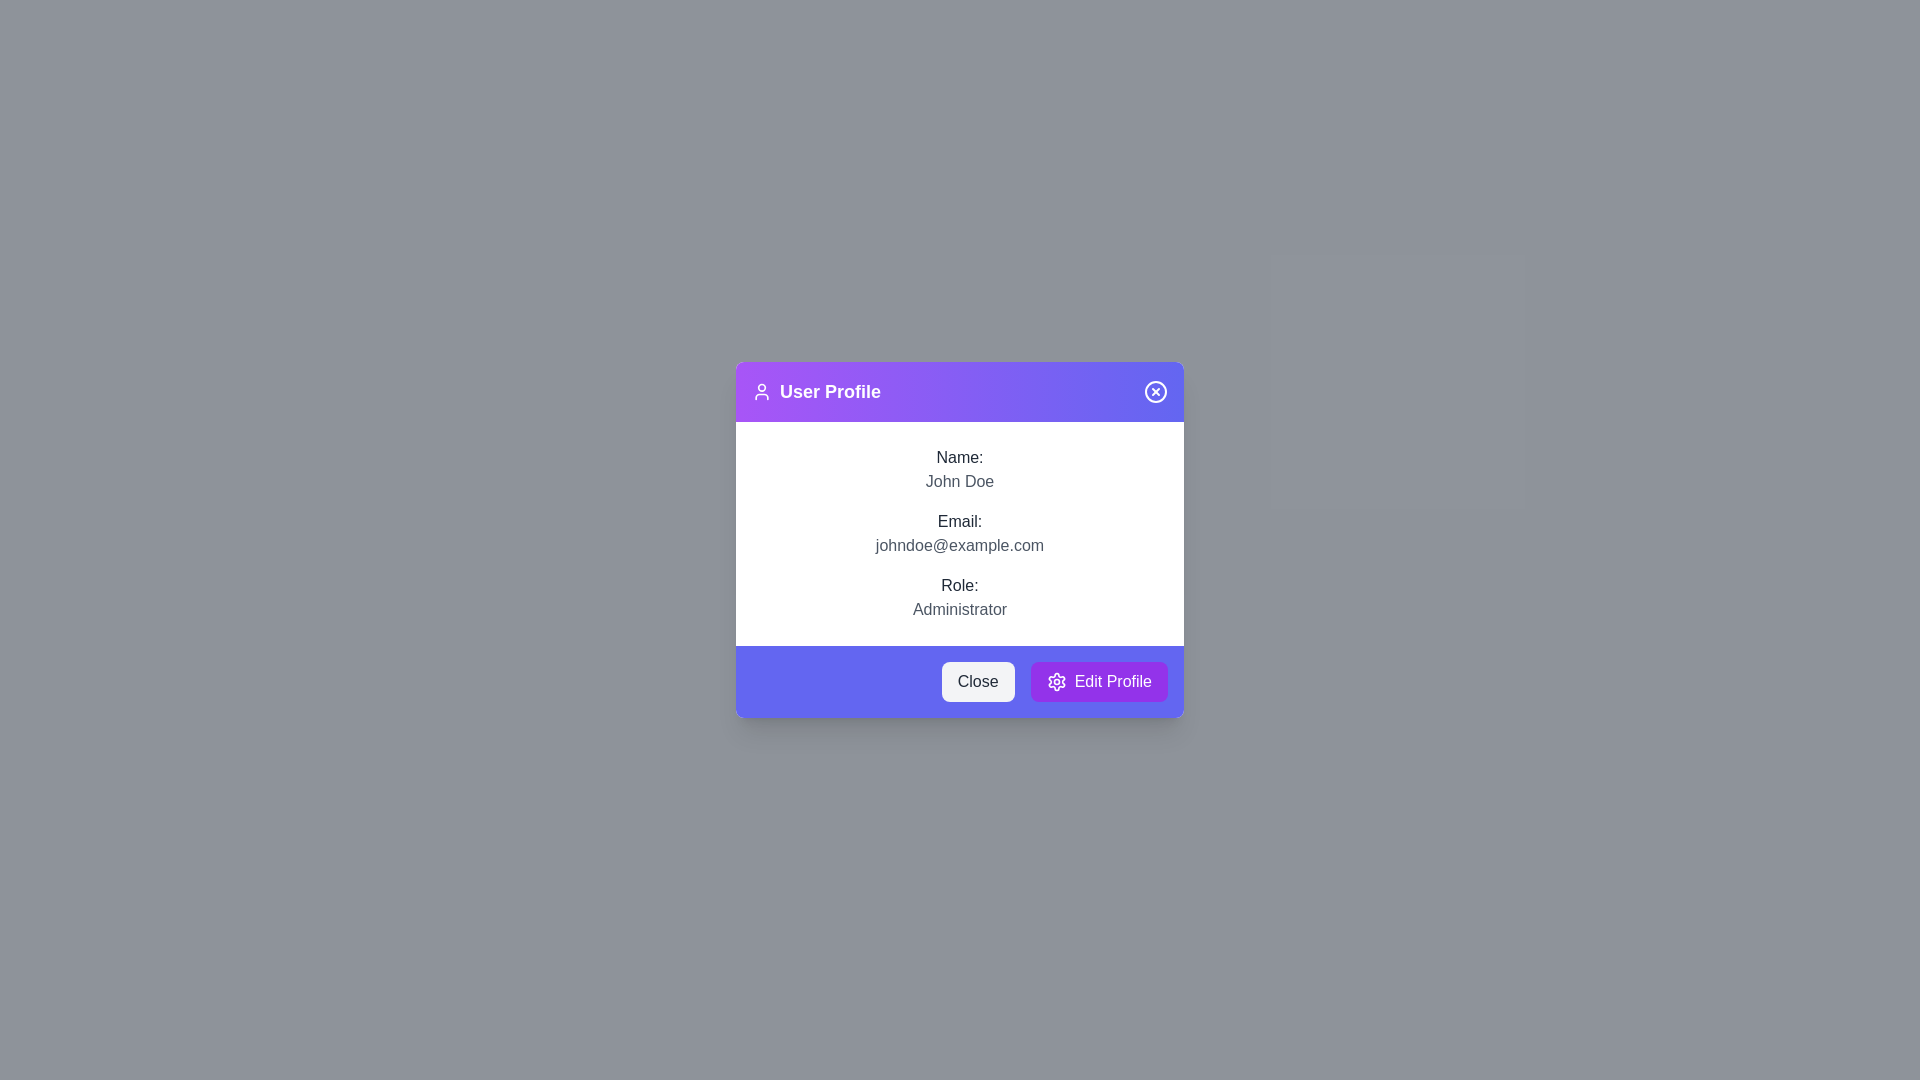 The image size is (1920, 1080). What do you see at coordinates (1055, 681) in the screenshot?
I see `the purple gear icon located to the left of the 'Edit Profile' text within the button in the bottom right of the modal` at bounding box center [1055, 681].